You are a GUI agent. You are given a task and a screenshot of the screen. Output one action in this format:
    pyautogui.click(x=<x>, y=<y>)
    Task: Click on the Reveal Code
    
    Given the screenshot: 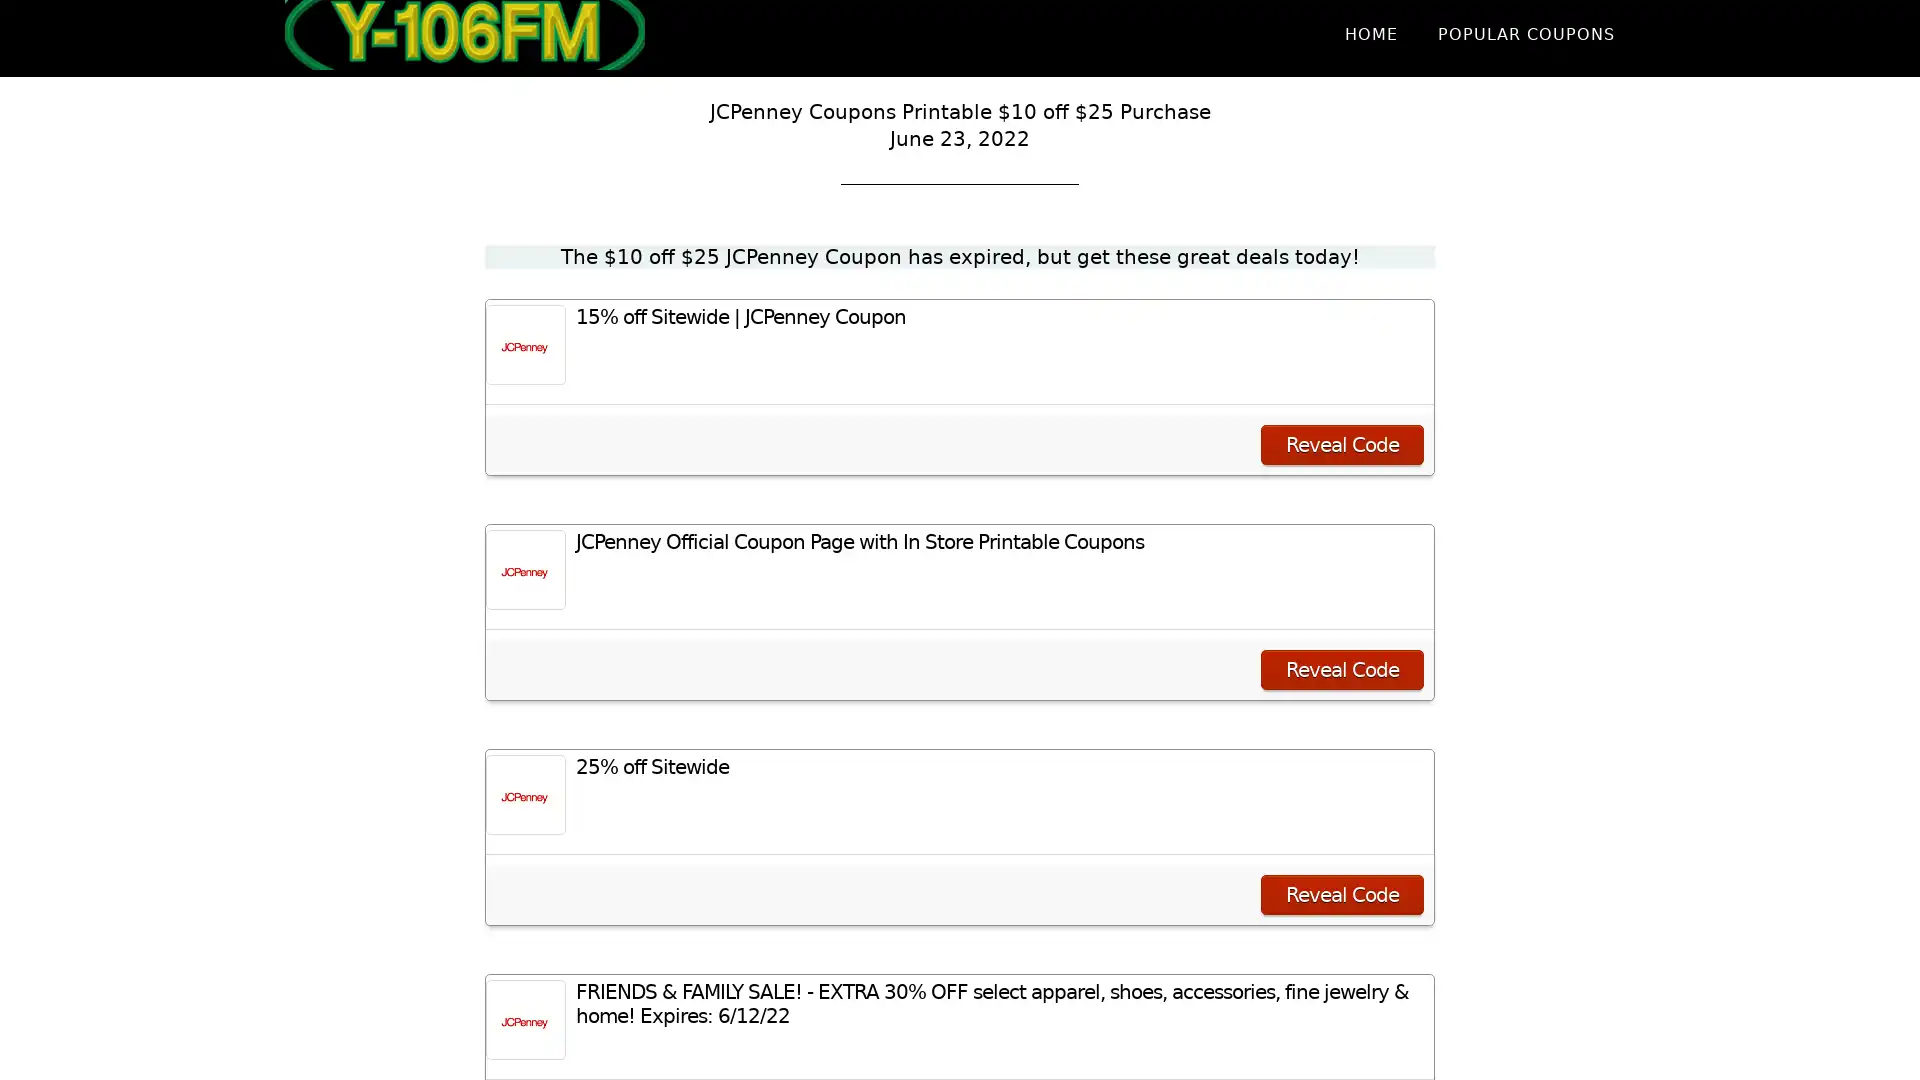 What is the action you would take?
    pyautogui.click(x=1342, y=893)
    